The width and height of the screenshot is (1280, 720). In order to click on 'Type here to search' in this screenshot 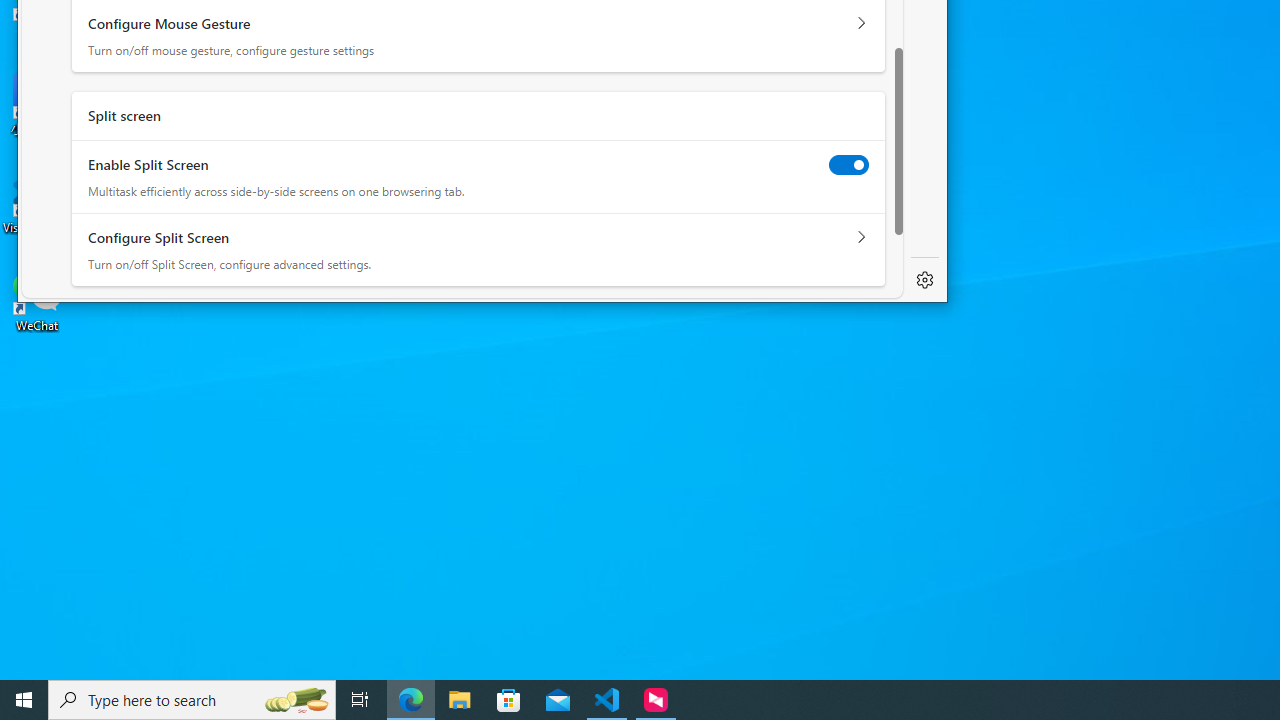, I will do `click(192, 698)`.